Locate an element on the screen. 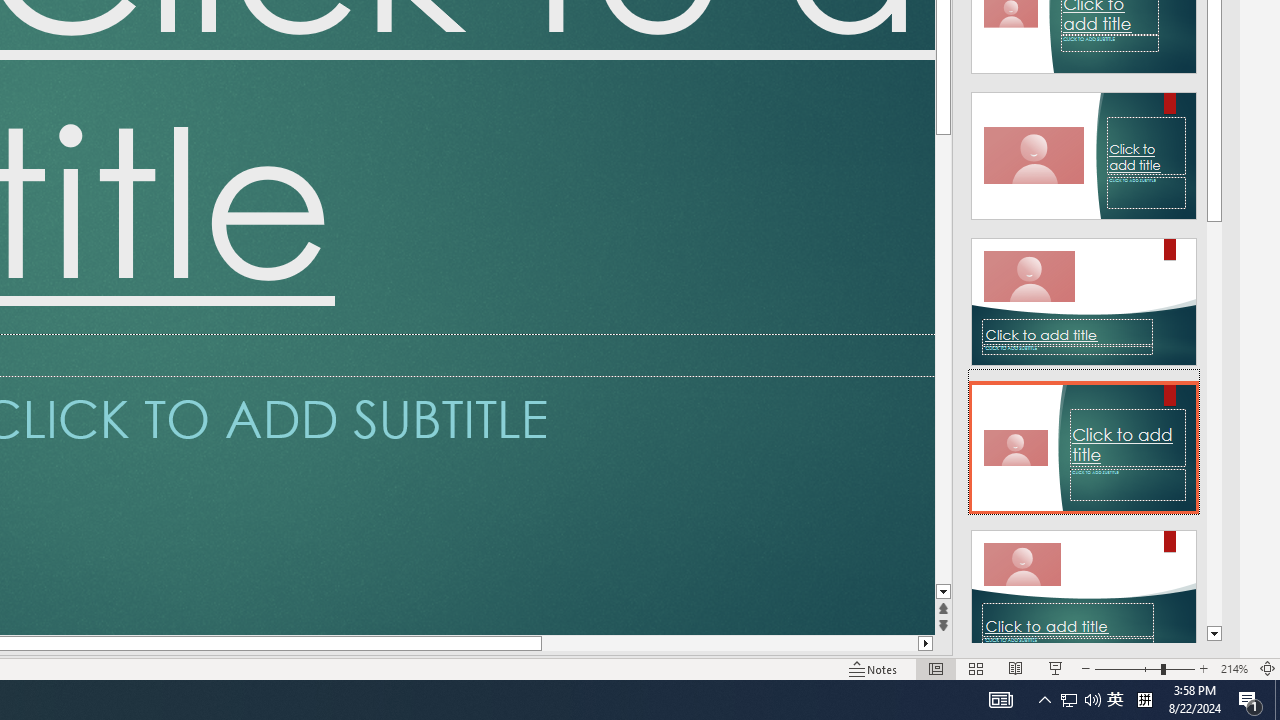 This screenshot has height=720, width=1280. 'Zoom 214%' is located at coordinates (1233, 669).